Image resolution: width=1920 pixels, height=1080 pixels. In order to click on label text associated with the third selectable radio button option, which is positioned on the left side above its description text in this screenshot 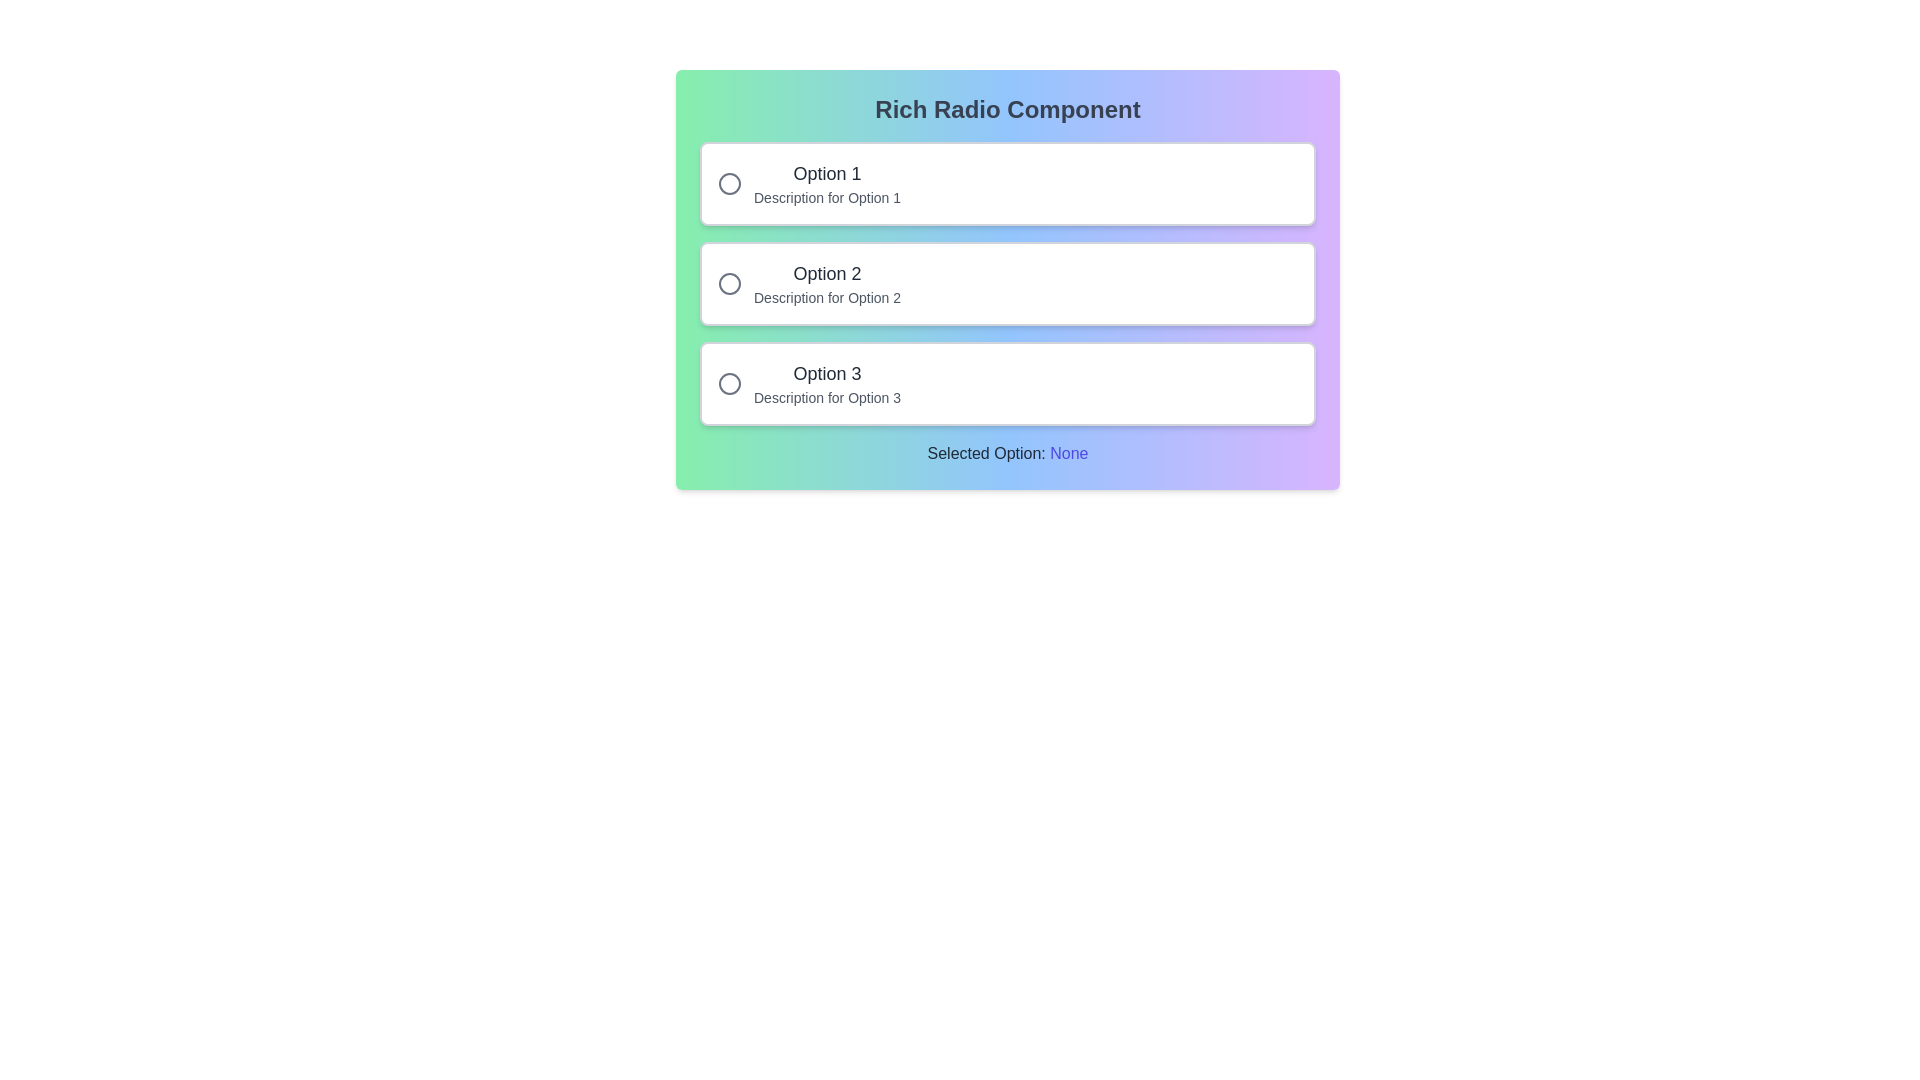, I will do `click(827, 374)`.